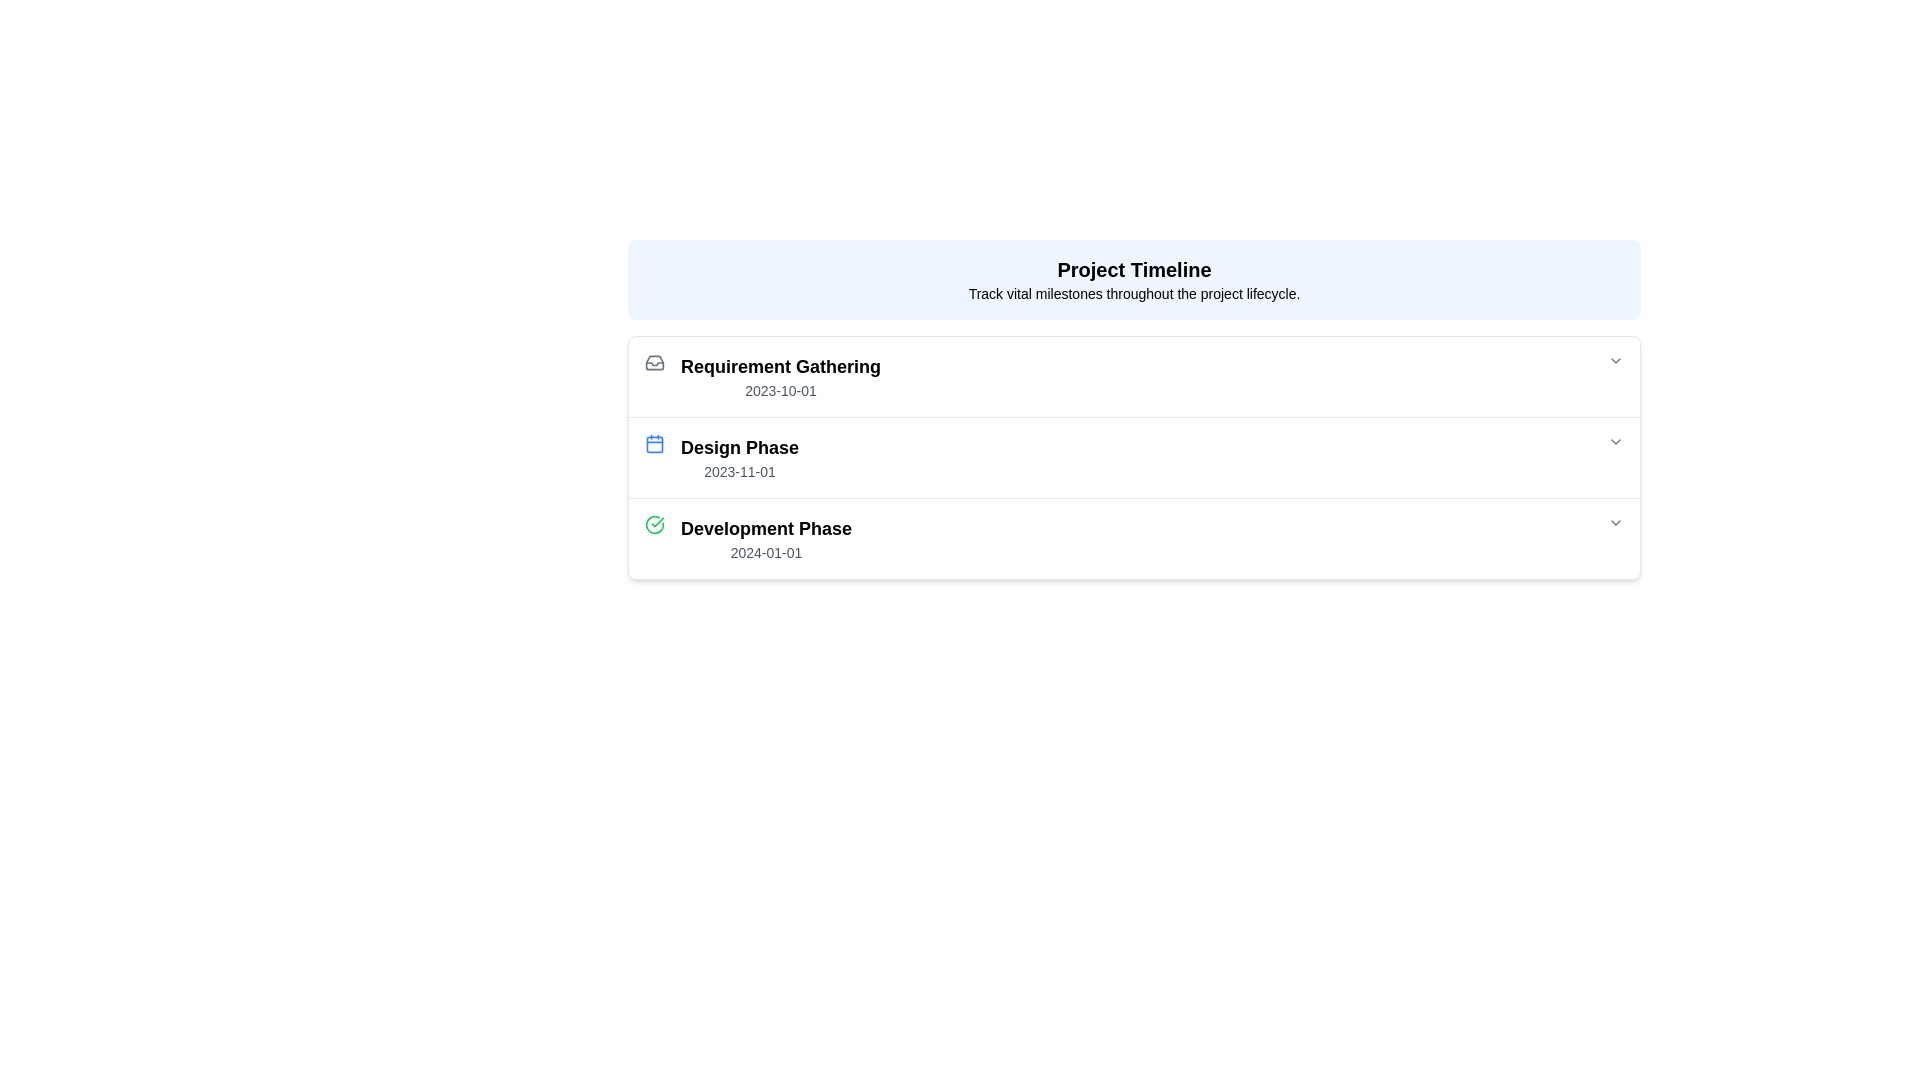  I want to click on the date or scheduled timeline icon within the 'Design Phase' card, which is the second card in the project phases list, so click(654, 442).